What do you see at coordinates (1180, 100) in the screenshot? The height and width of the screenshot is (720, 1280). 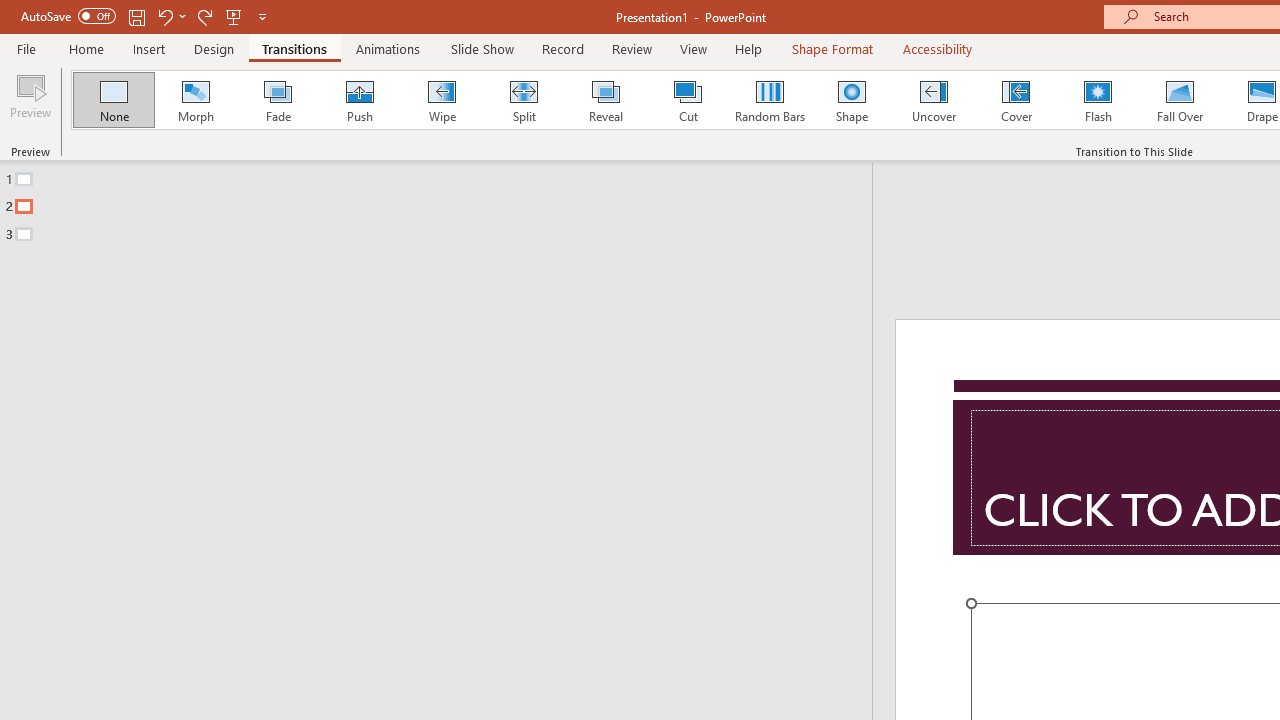 I see `'Fall Over'` at bounding box center [1180, 100].